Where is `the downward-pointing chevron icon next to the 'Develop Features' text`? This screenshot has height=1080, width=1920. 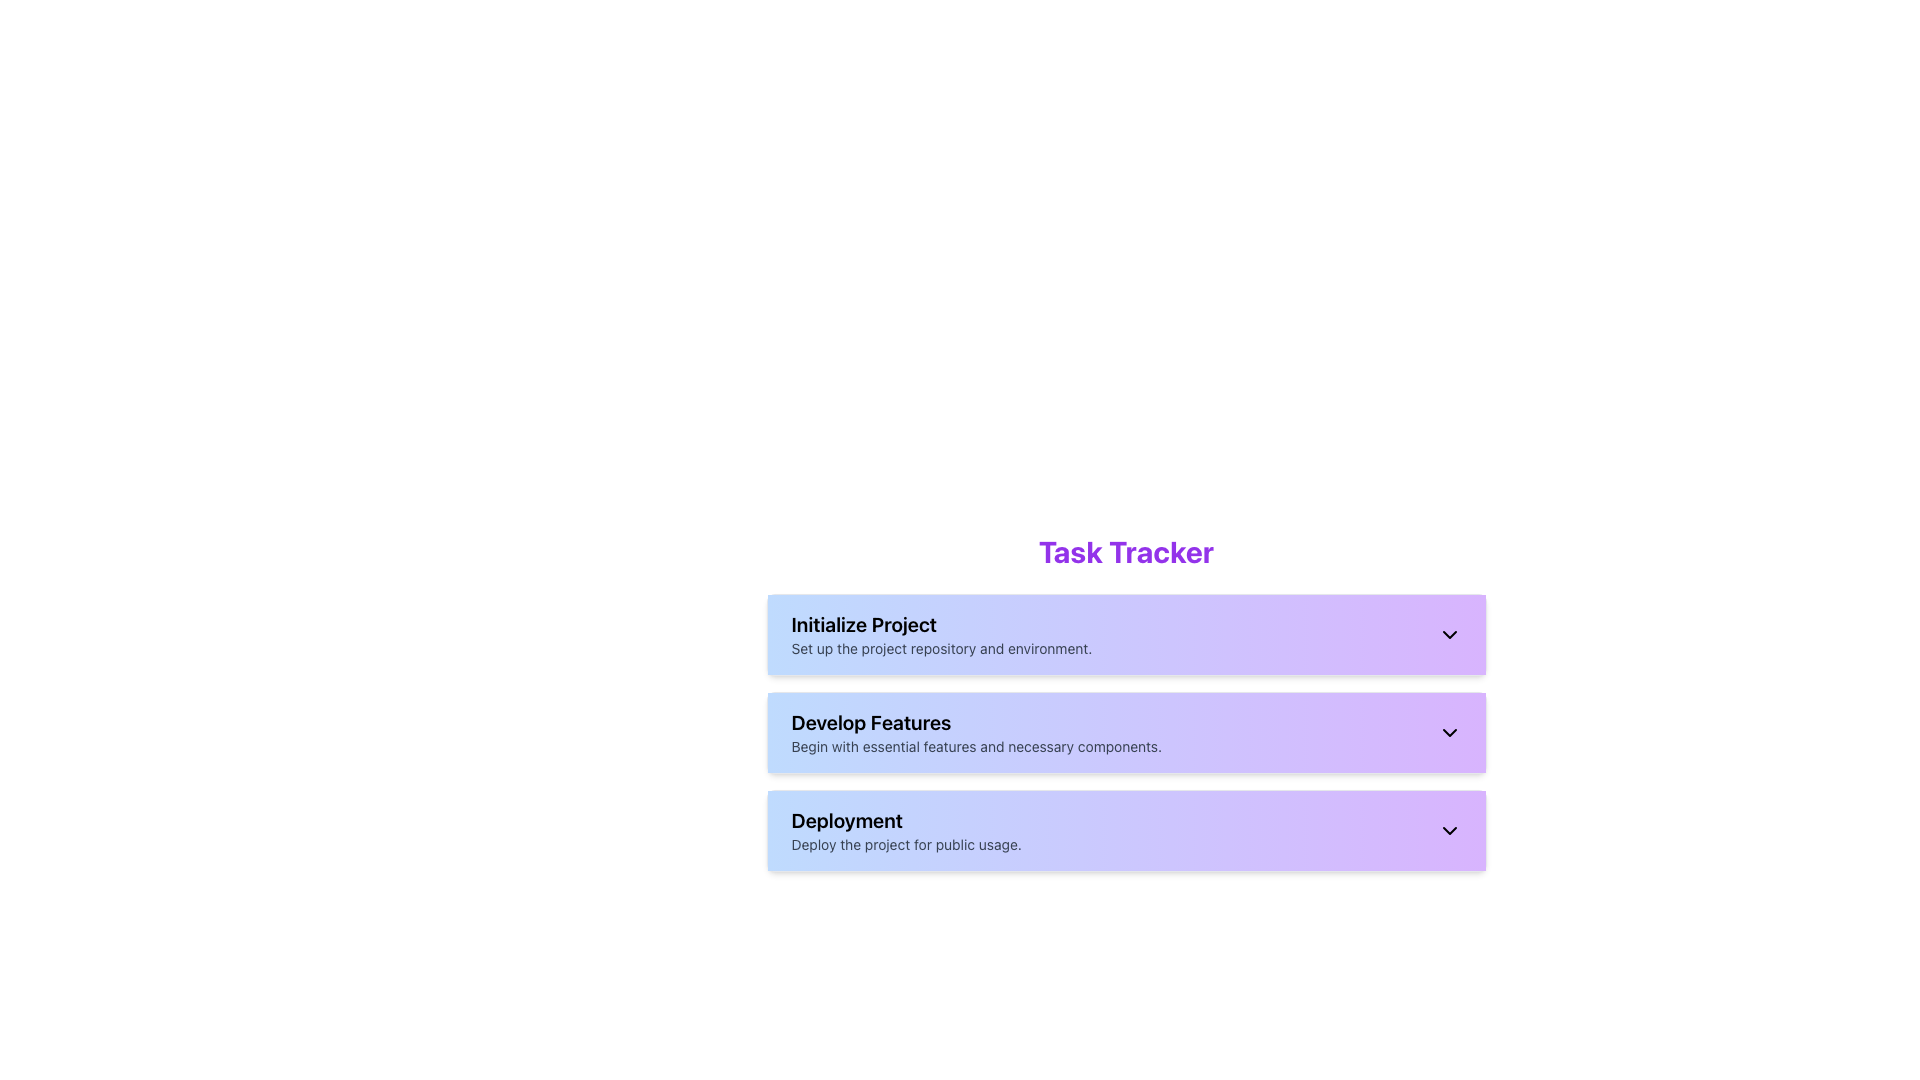
the downward-pointing chevron icon next to the 'Develop Features' text is located at coordinates (1449, 732).